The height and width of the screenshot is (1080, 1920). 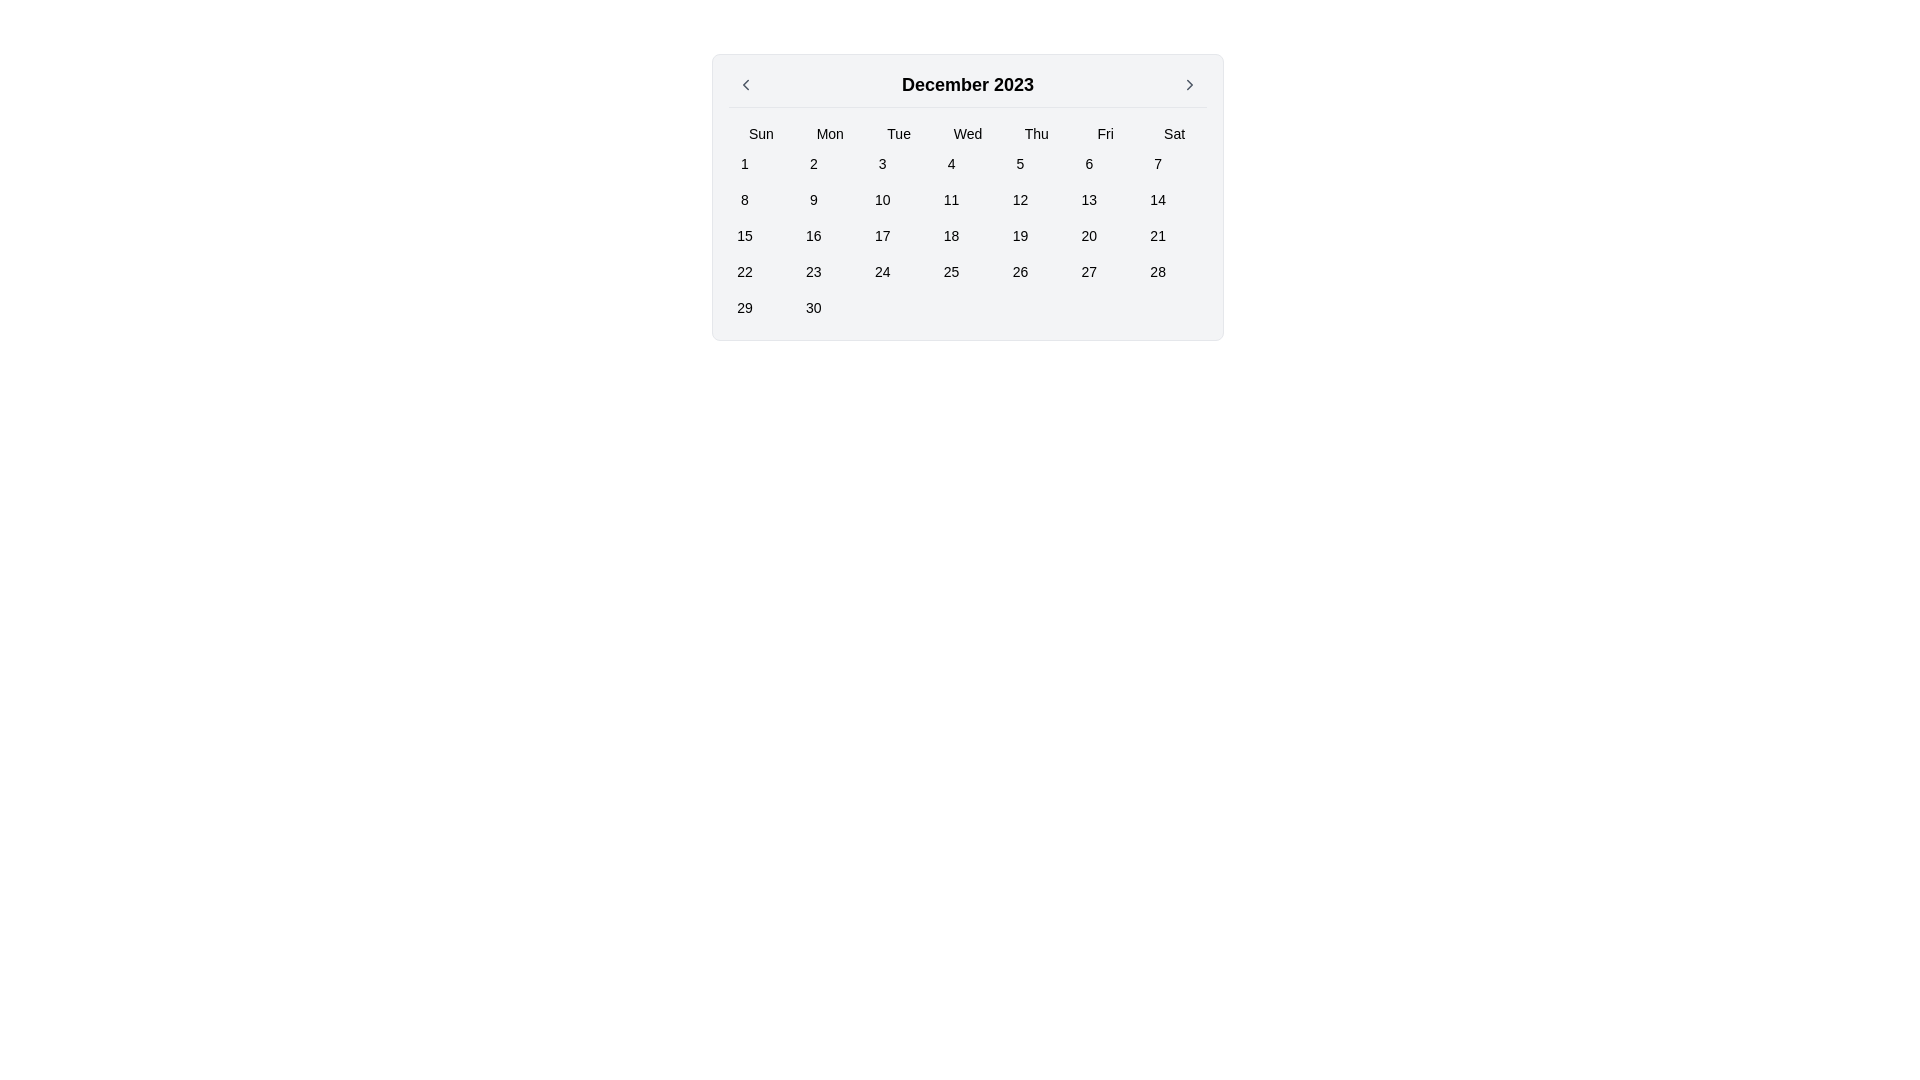 I want to click on the static text displaying 'December 2023' in the header section of the calendar interface, so click(x=968, y=83).